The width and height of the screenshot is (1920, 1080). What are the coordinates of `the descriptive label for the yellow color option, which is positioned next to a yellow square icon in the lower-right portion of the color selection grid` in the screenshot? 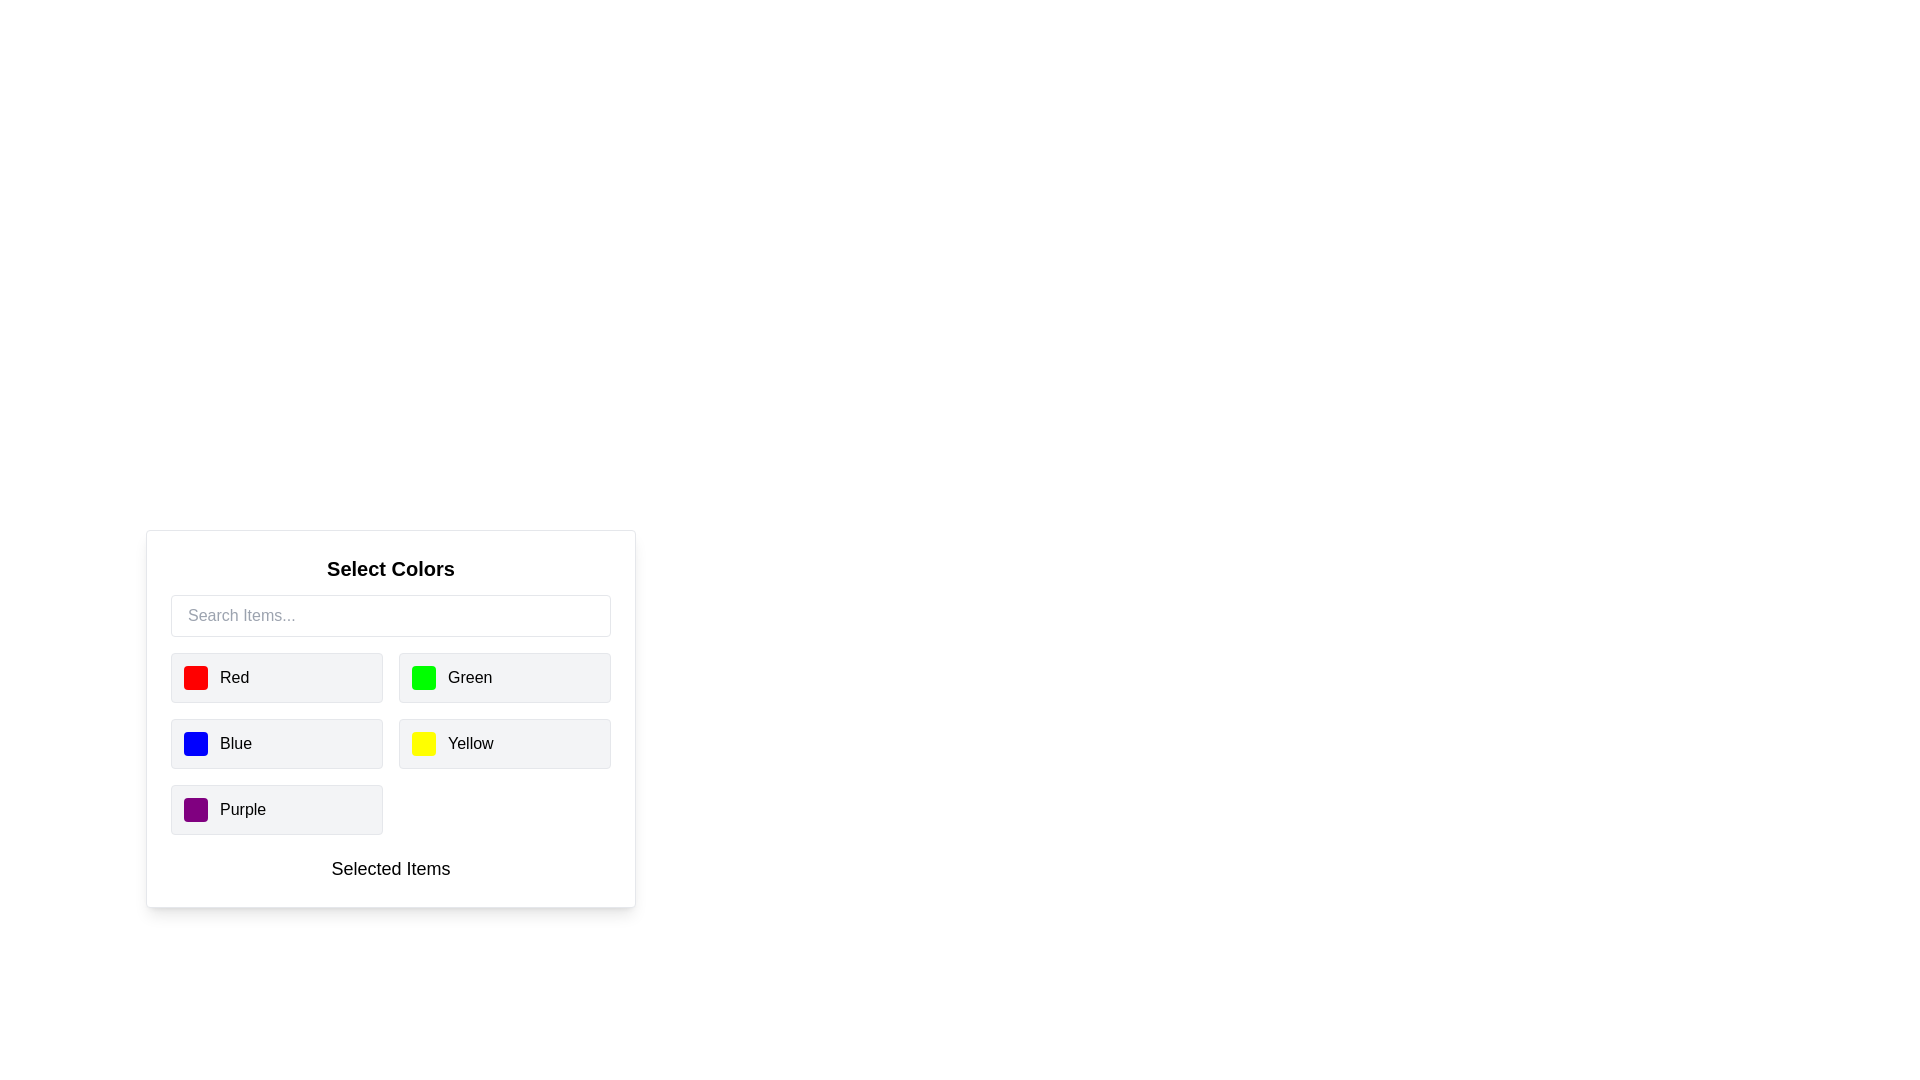 It's located at (469, 744).